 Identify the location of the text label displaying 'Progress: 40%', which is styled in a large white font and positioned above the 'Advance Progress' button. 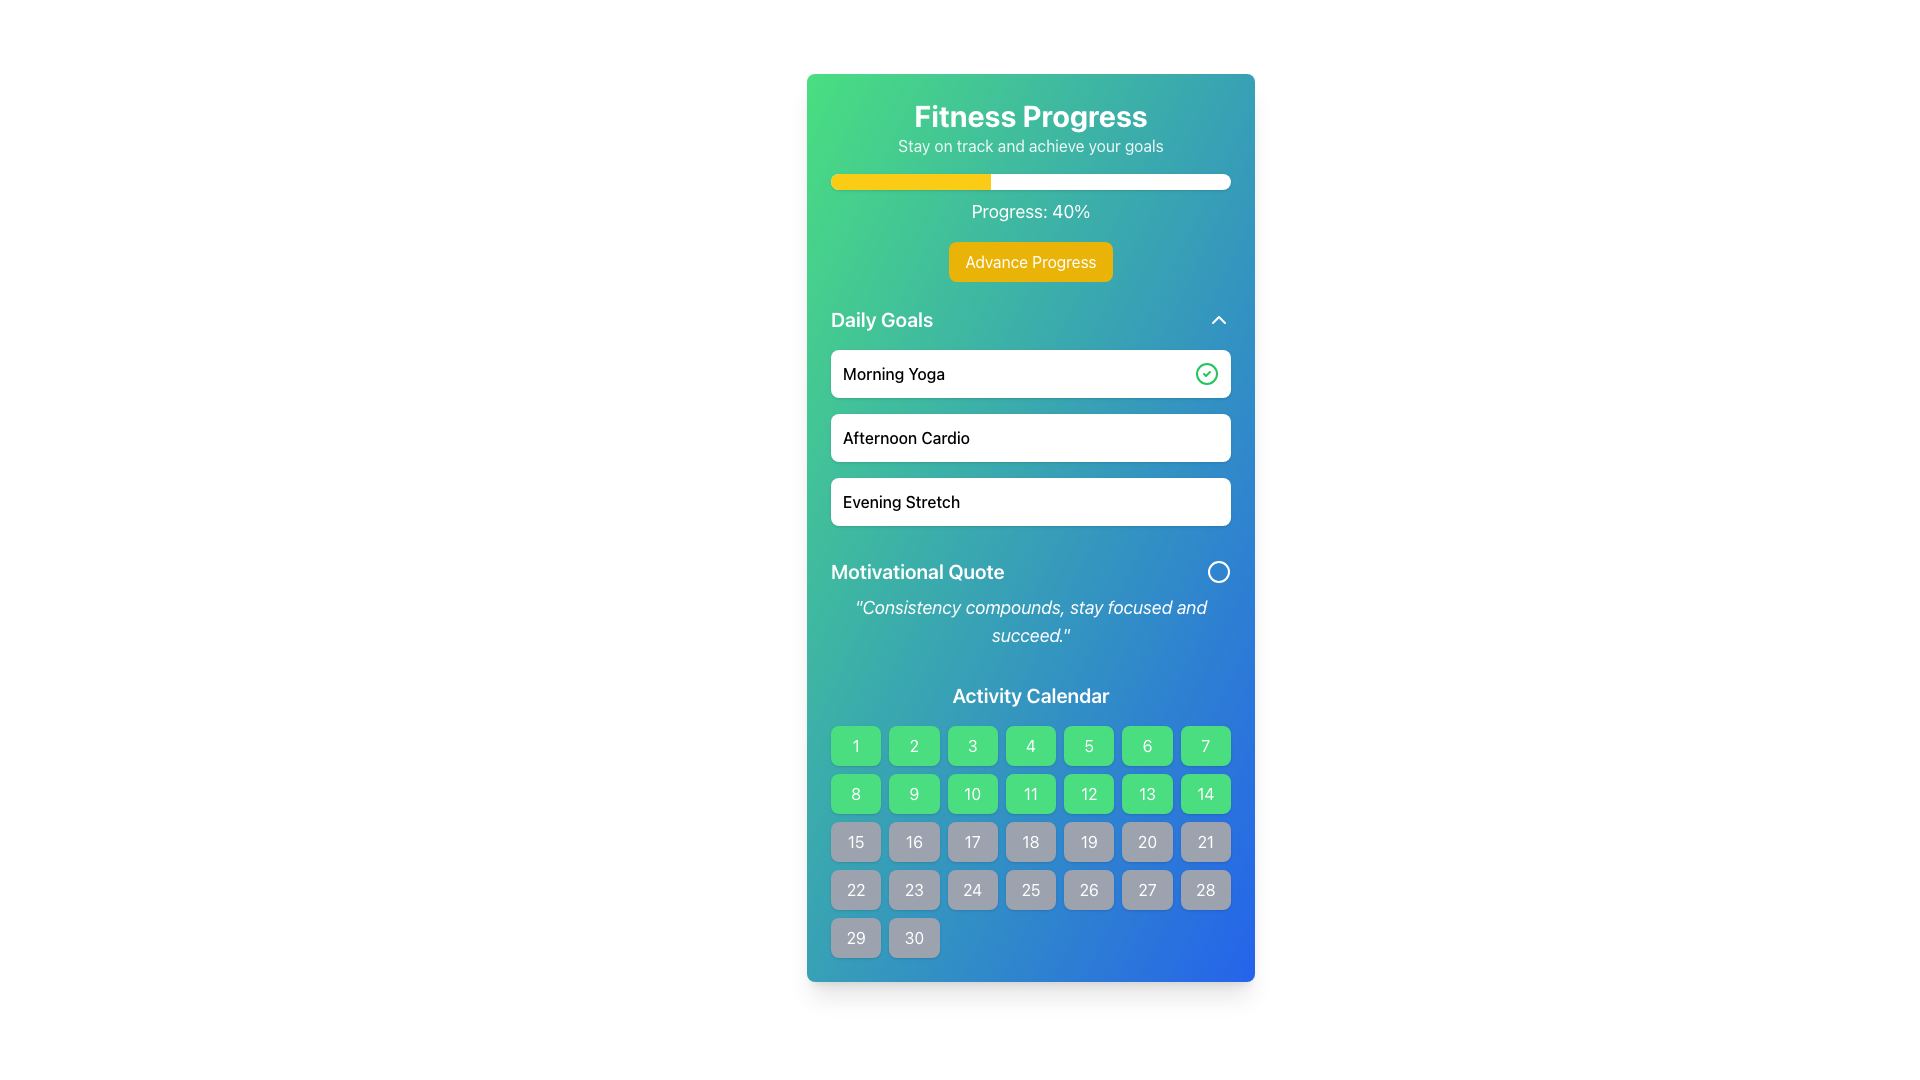
(1031, 212).